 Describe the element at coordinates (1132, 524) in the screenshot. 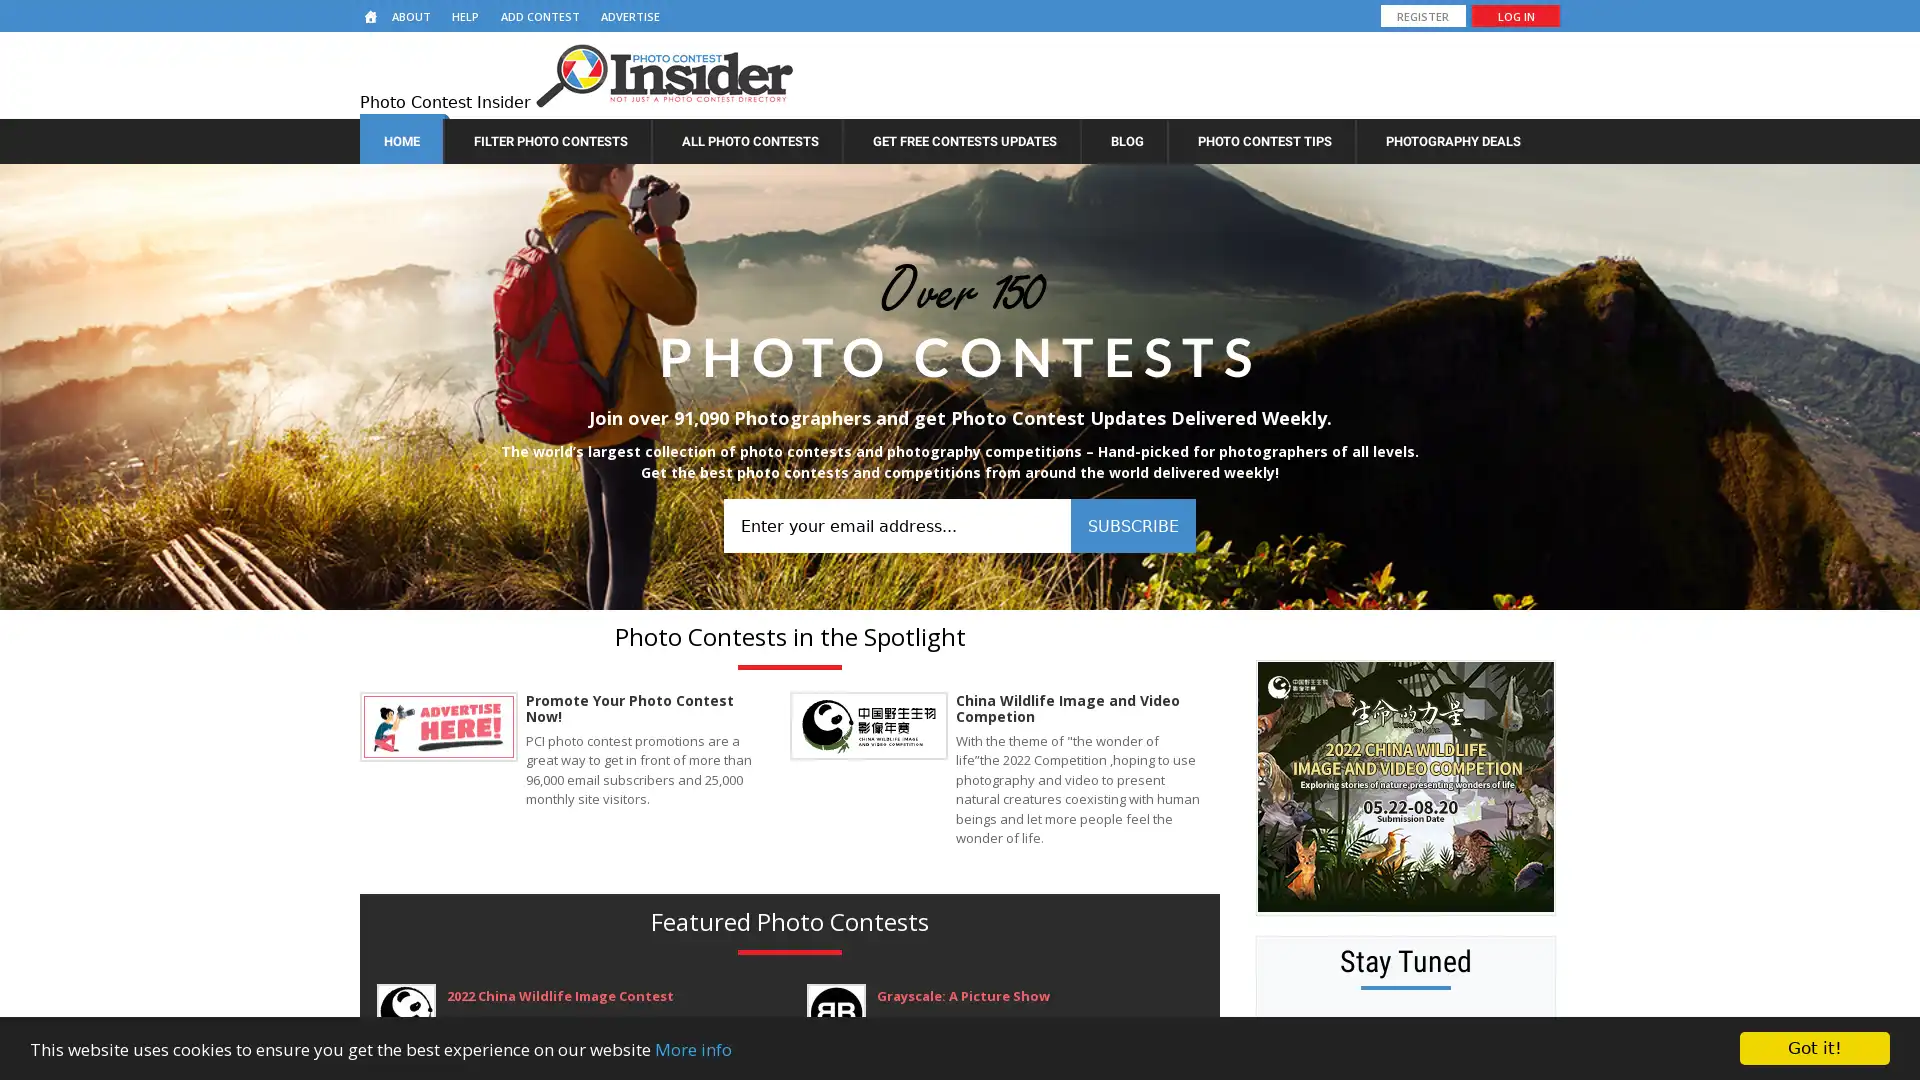

I see `Subscribe` at that location.